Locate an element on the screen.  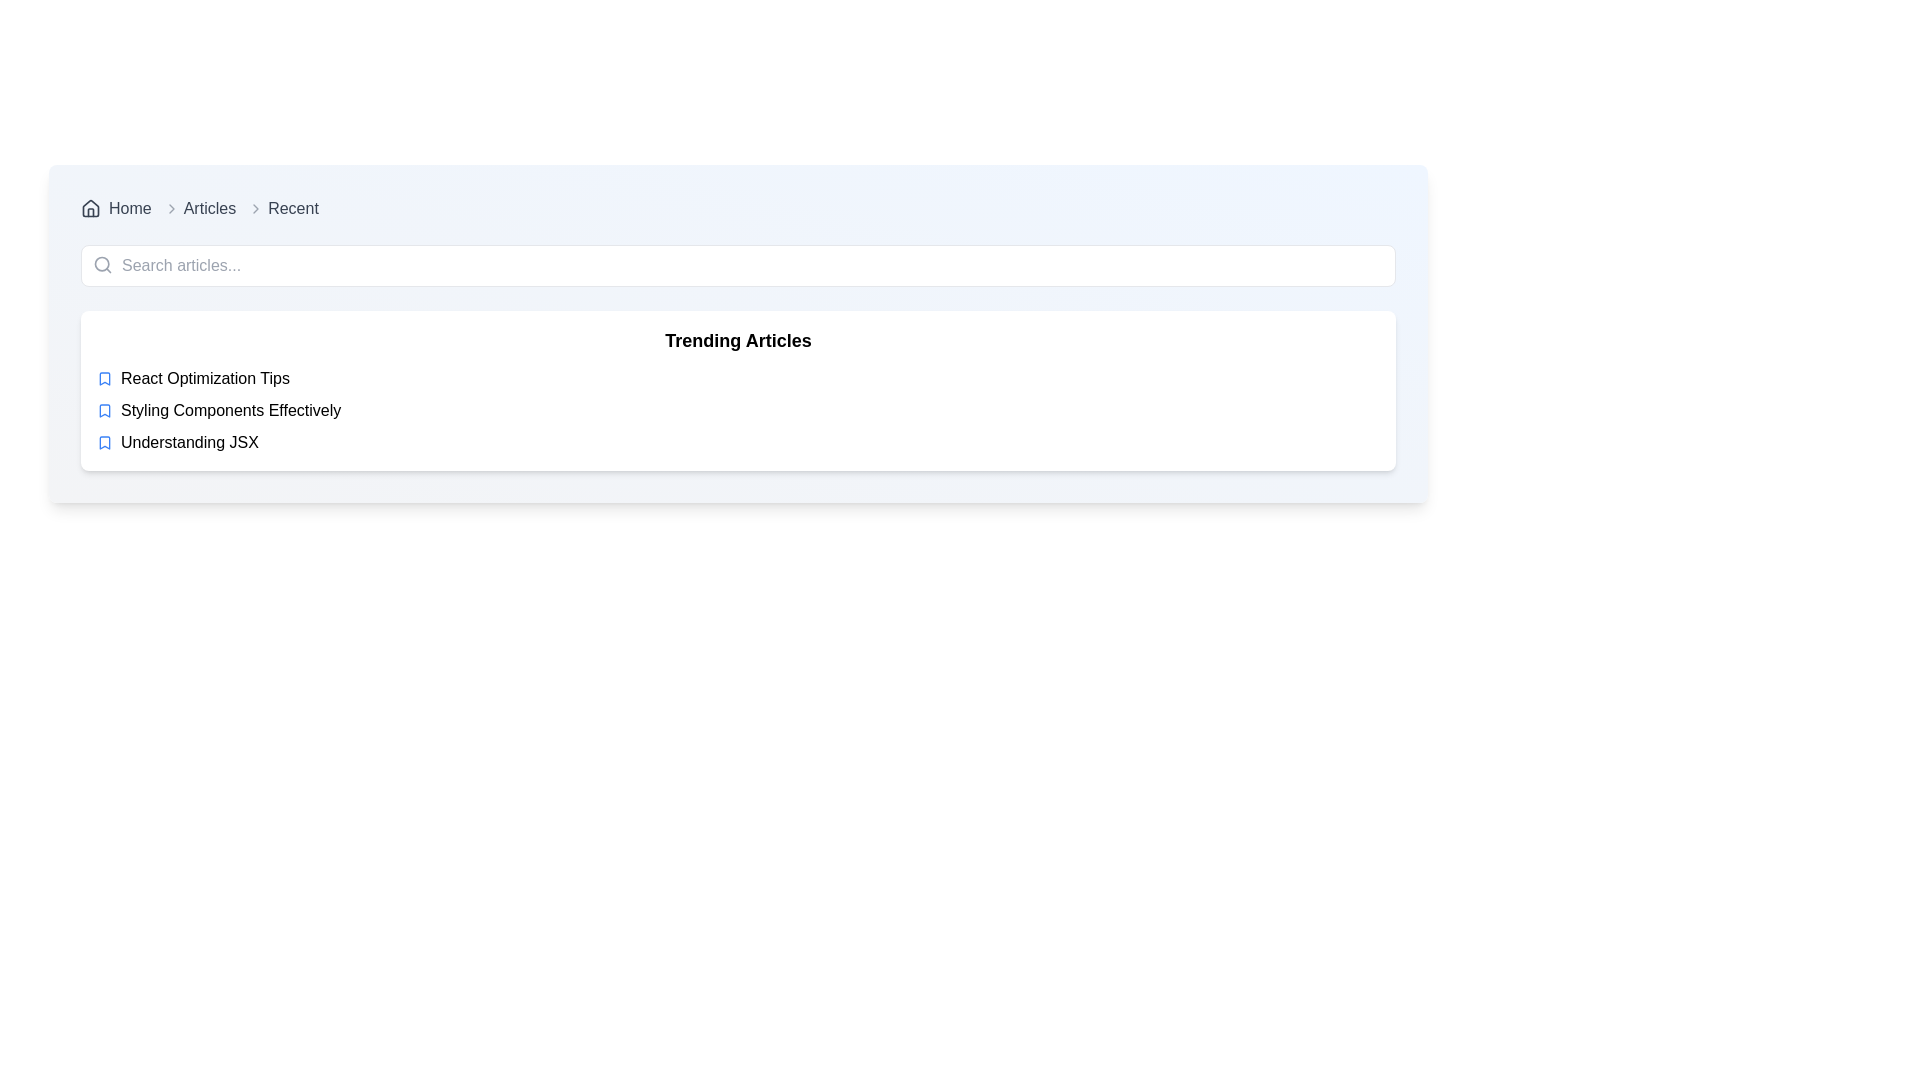
the separator icon in the breadcrumb navigation bar located between 'Articles' and 'Recent' is located at coordinates (171, 208).